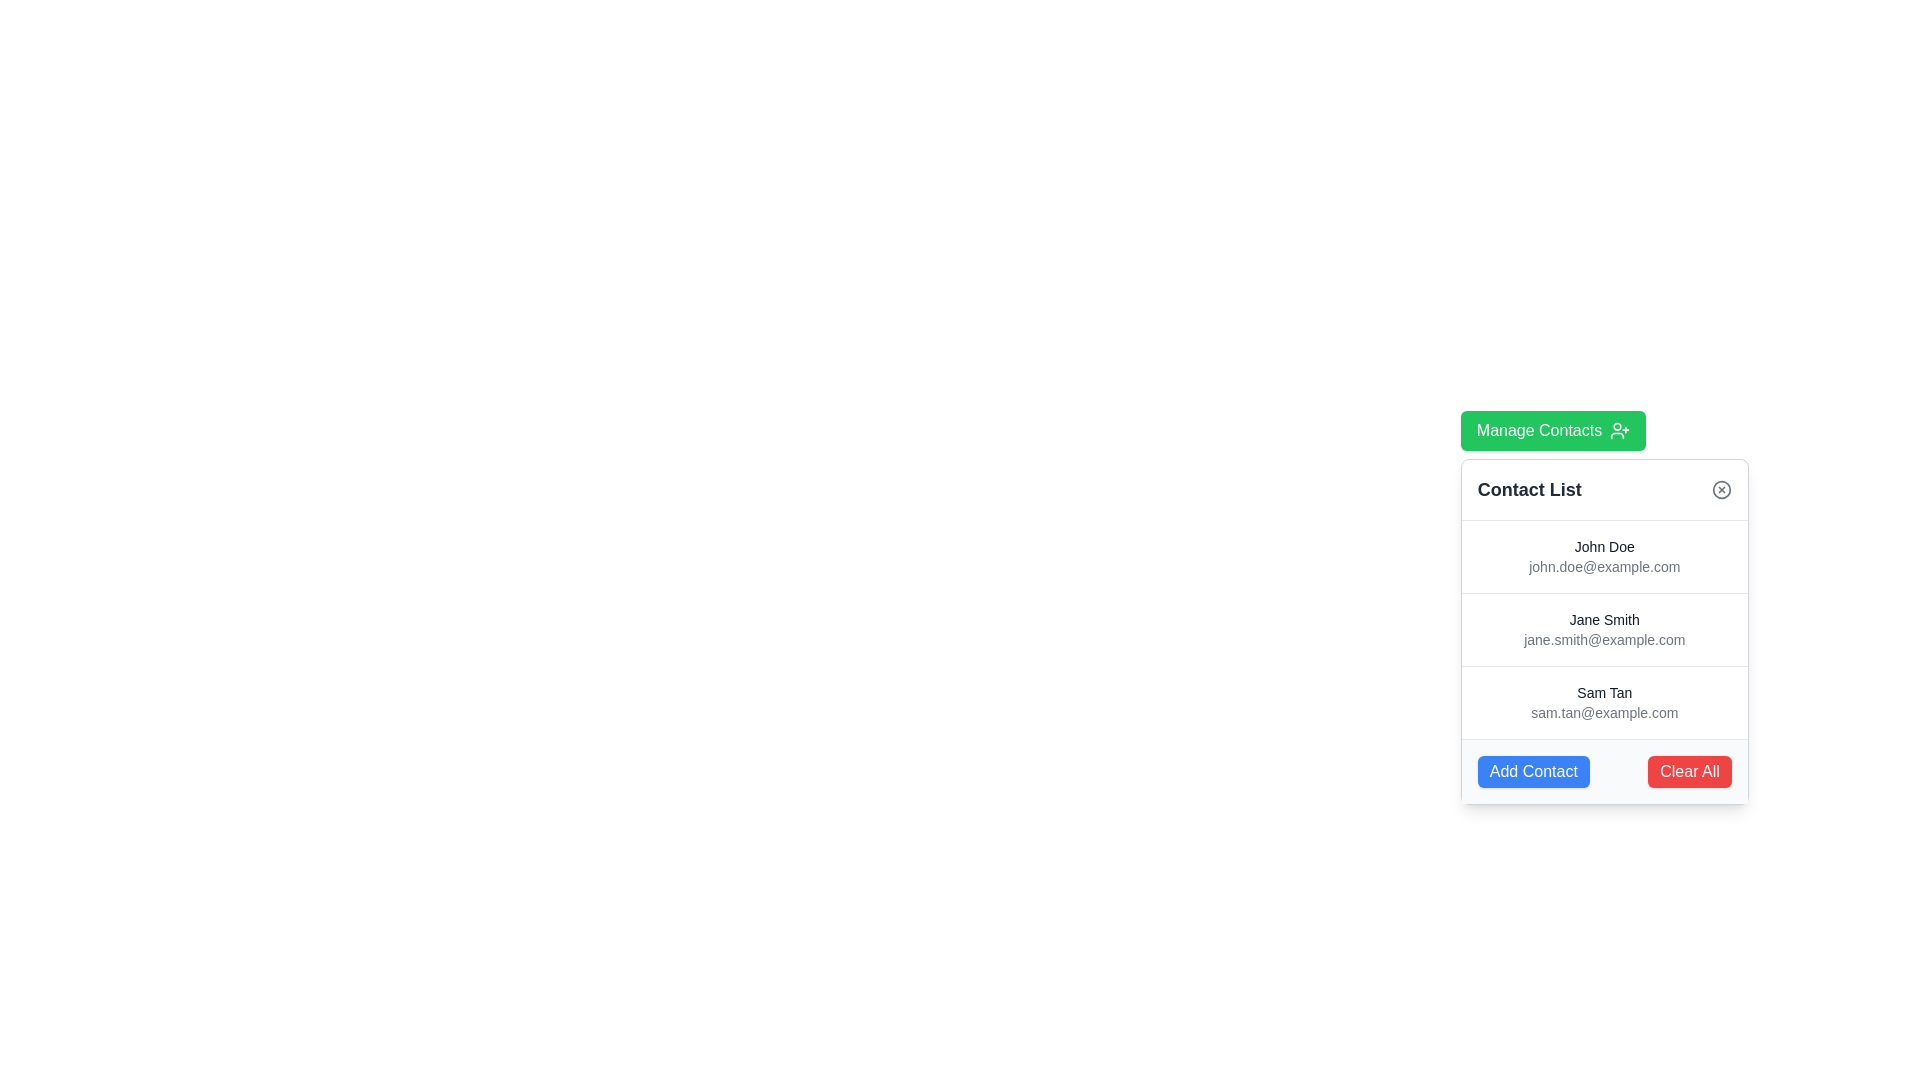 The height and width of the screenshot is (1080, 1920). I want to click on the 'Contact List' label in the header section of the contact management card to identify its purpose, so click(1528, 489).